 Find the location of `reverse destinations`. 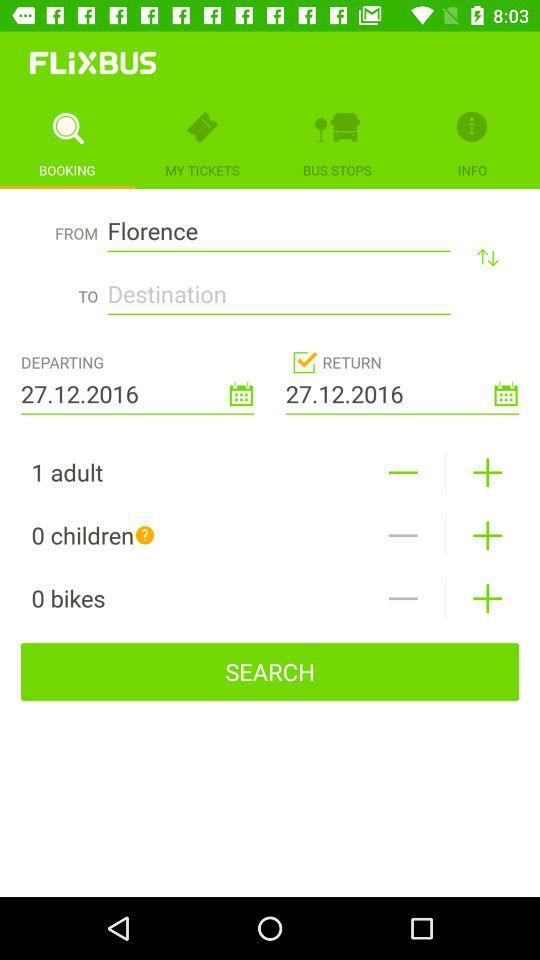

reverse destinations is located at coordinates (486, 256).